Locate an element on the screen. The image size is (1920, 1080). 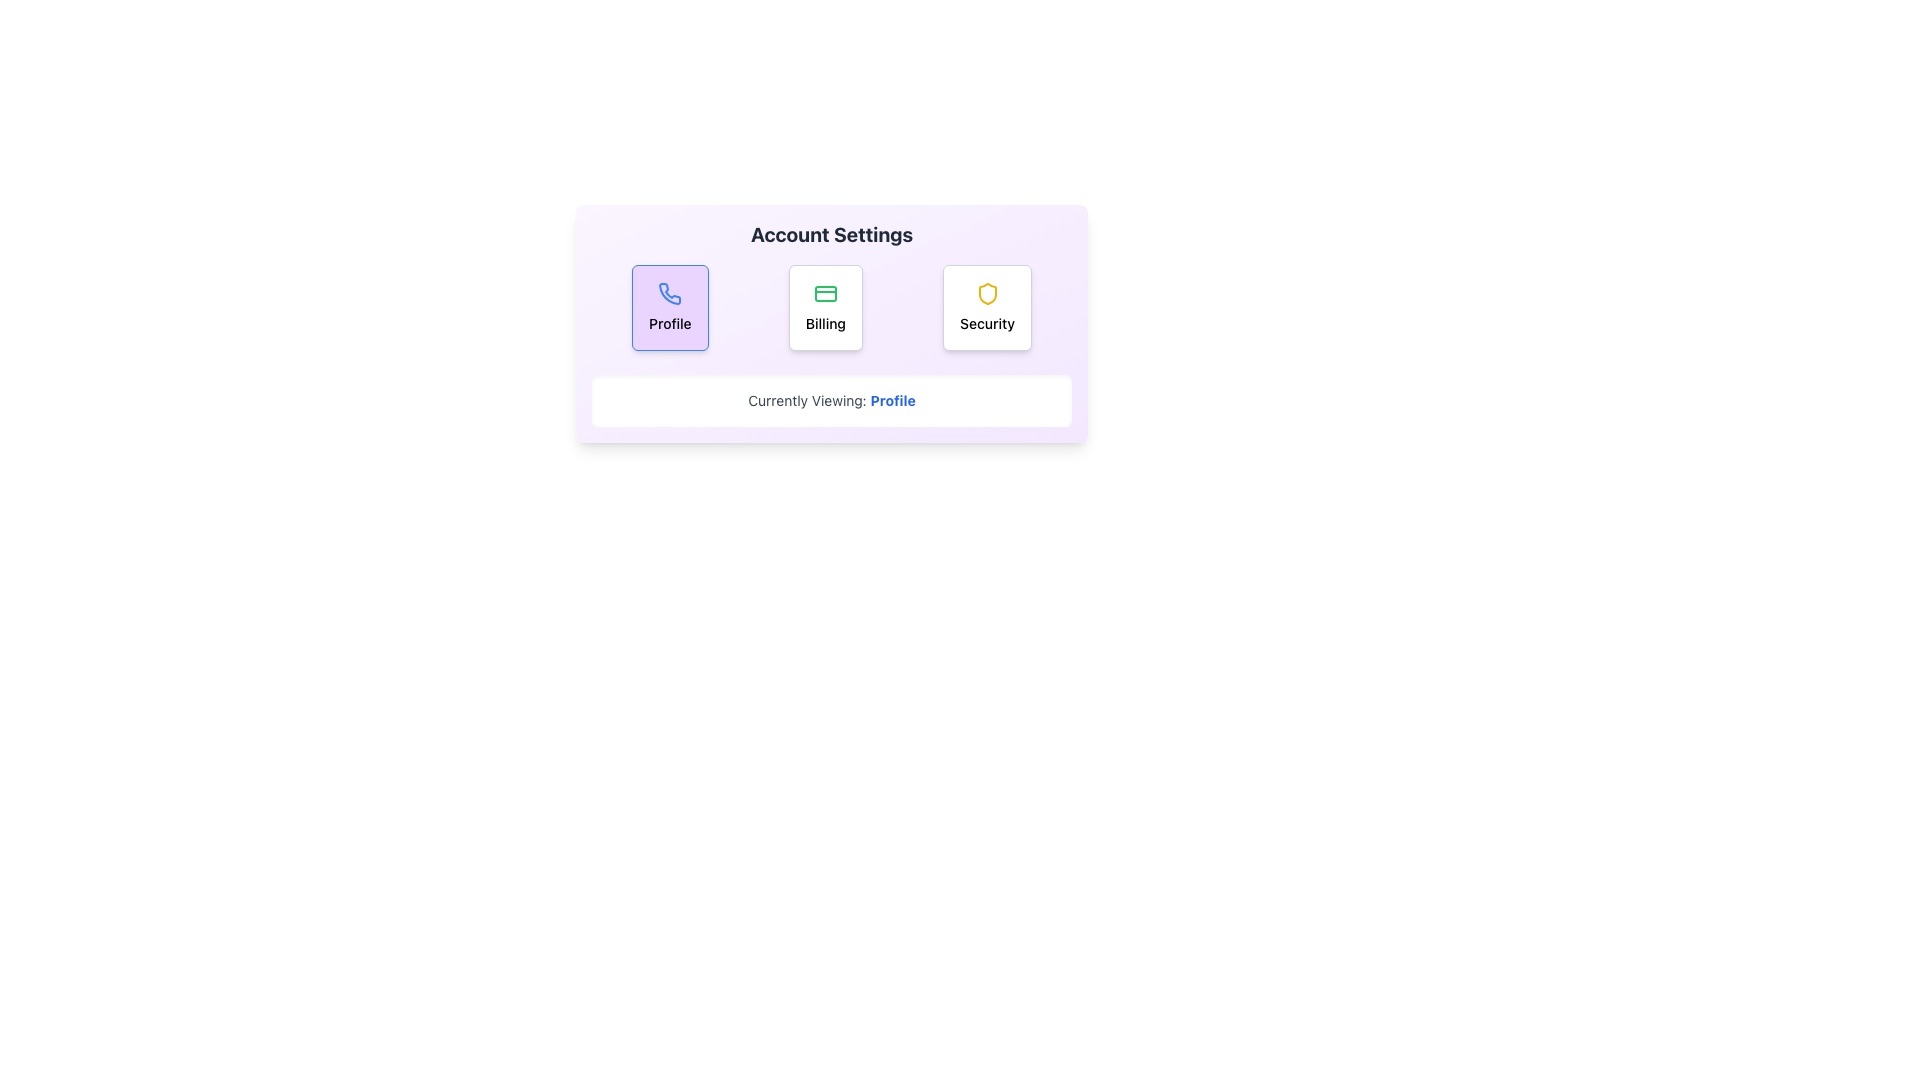
the credit card icon element in the 'Billing' section under 'Account Settings' is located at coordinates (825, 293).